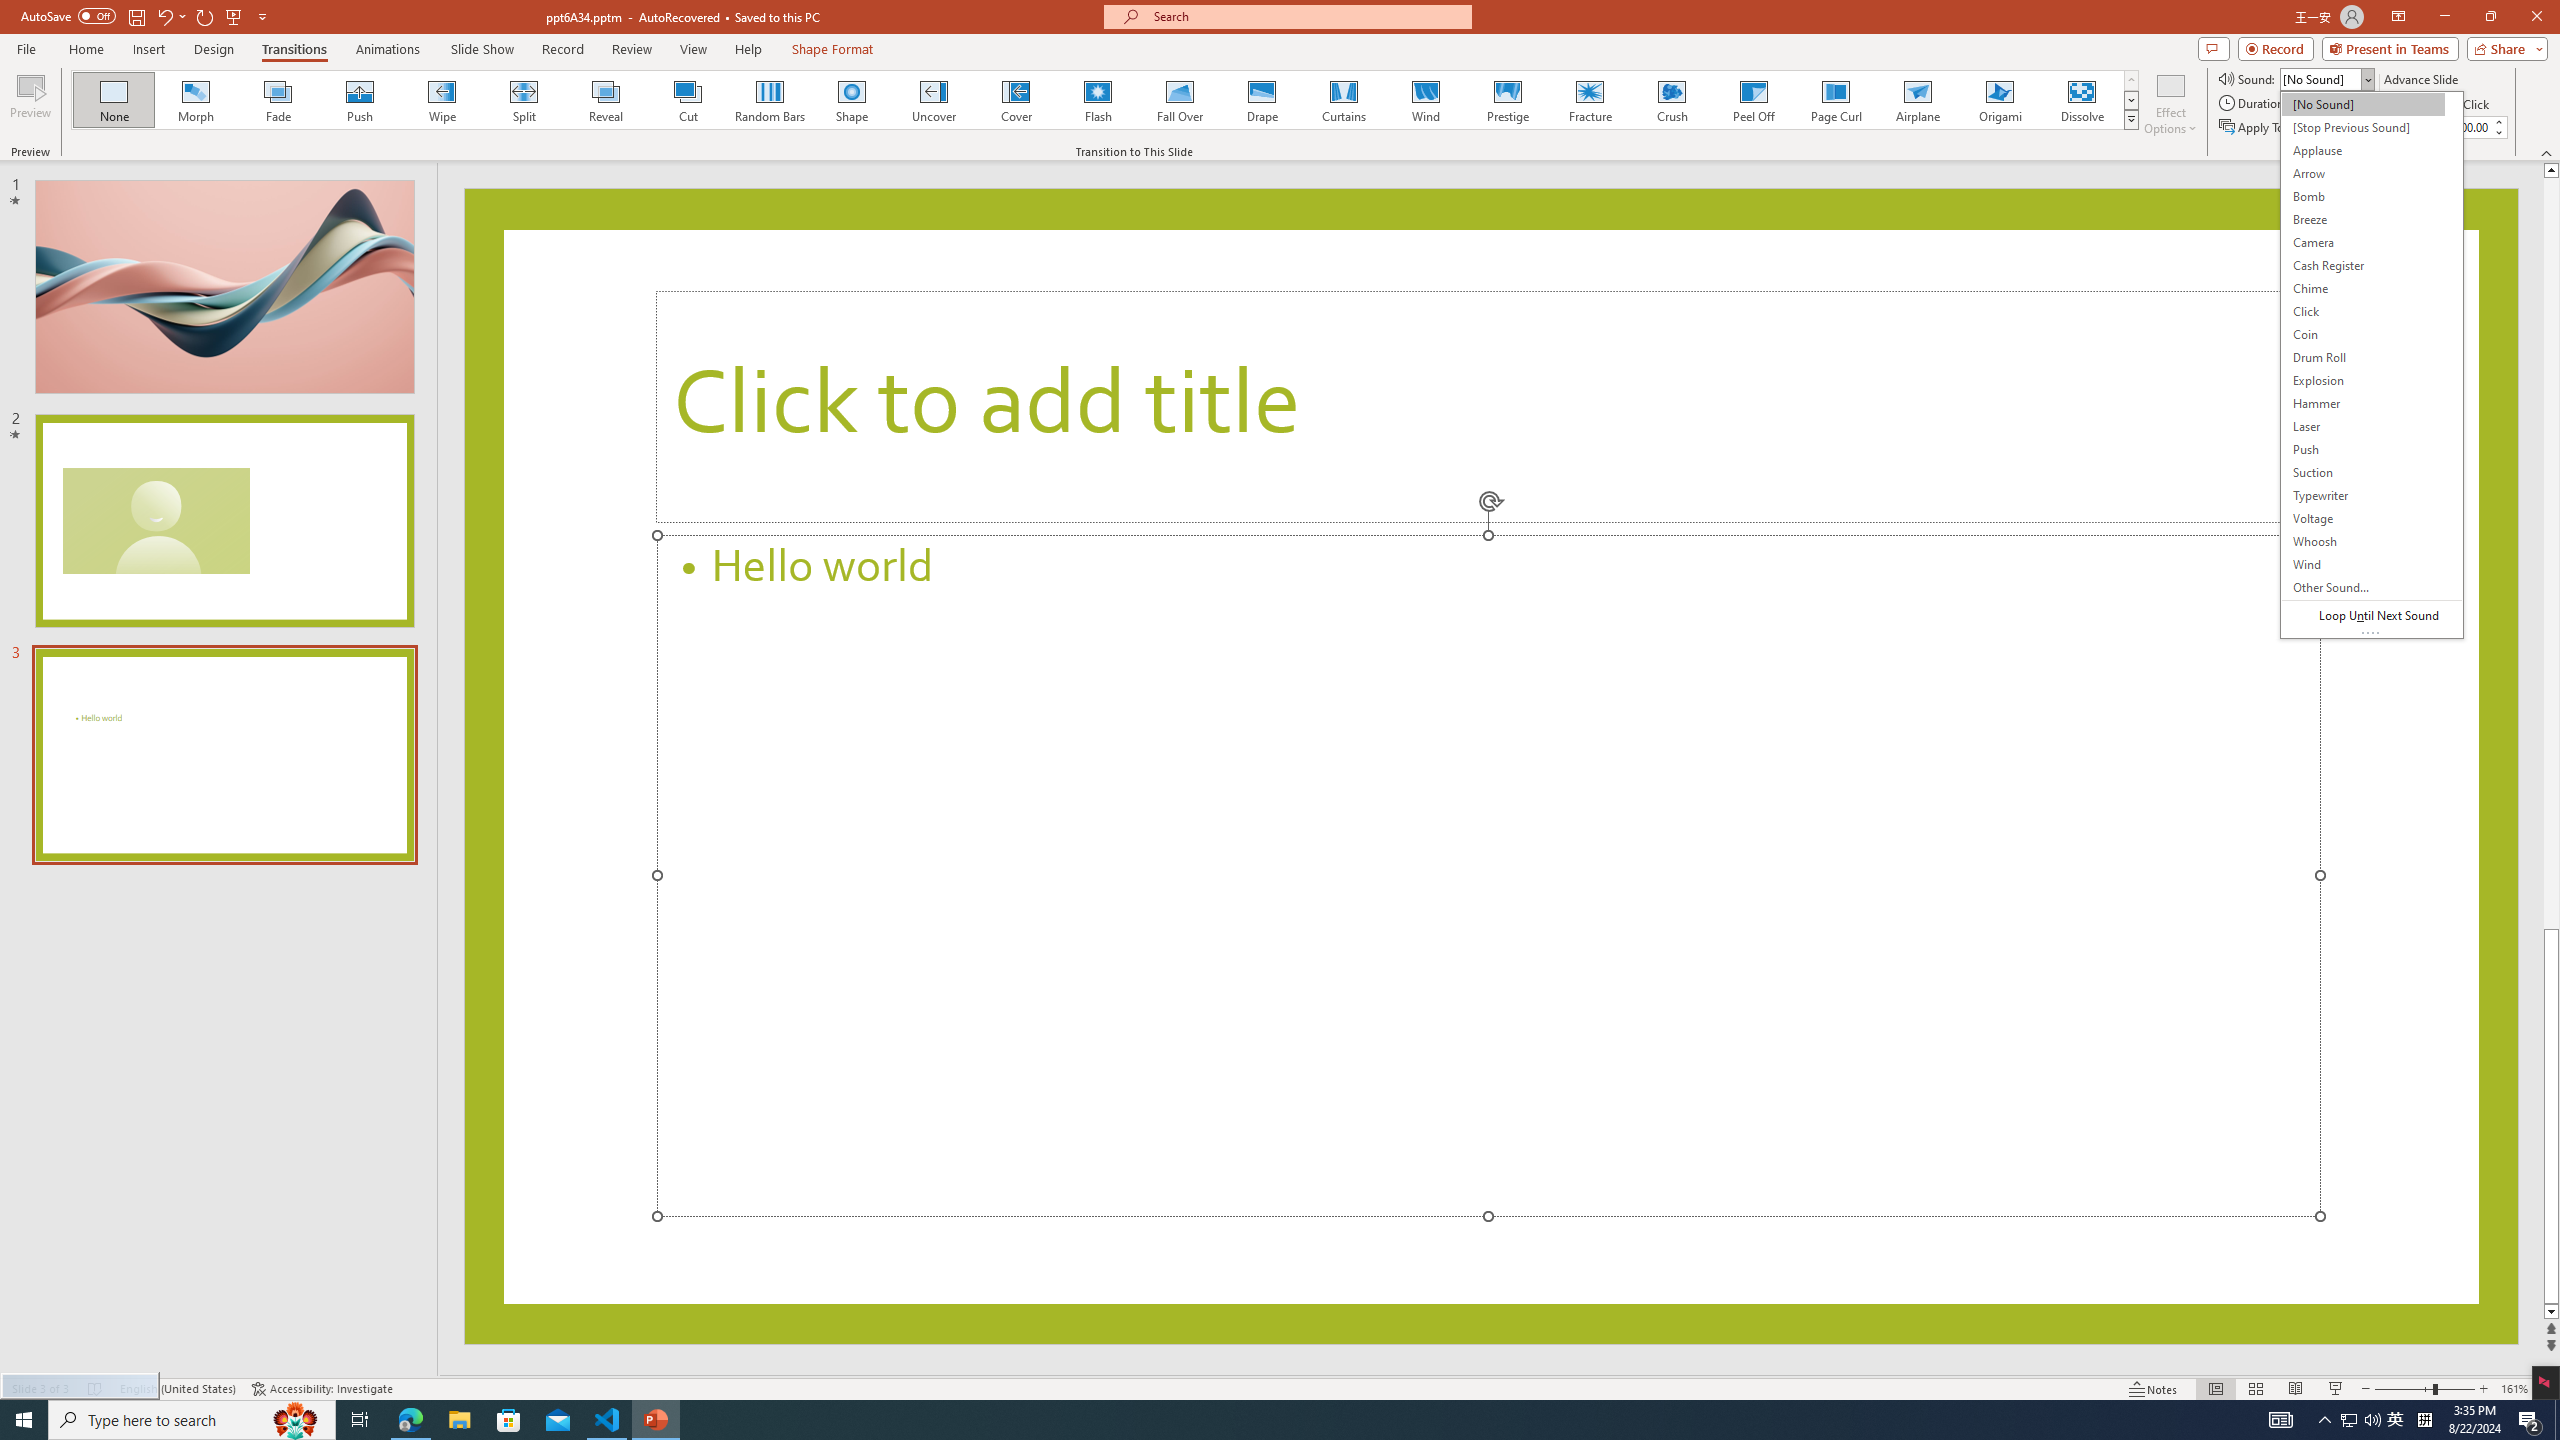 This screenshot has width=2560, height=1440. Describe the element at coordinates (1097, 99) in the screenshot. I see `'Flash'` at that location.